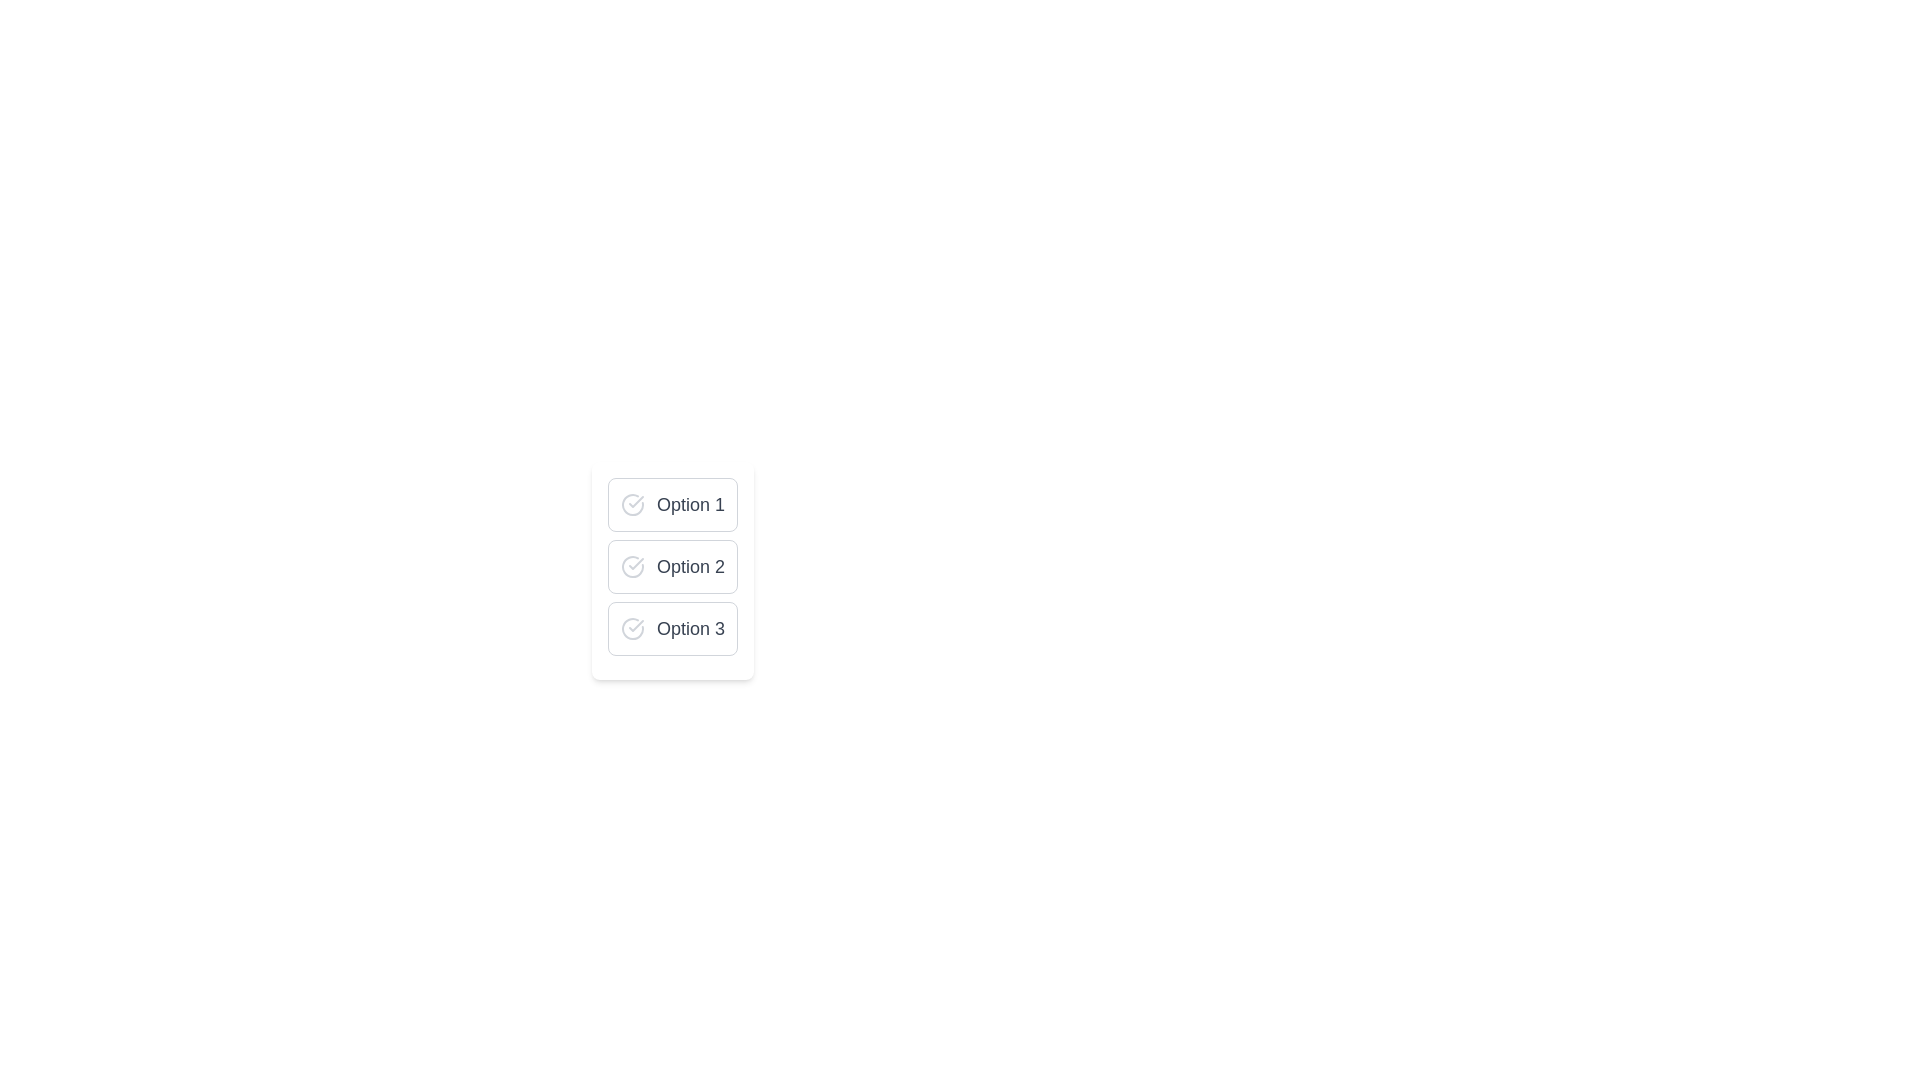  Describe the element at coordinates (632, 504) in the screenshot. I see `the surrounding option row by clicking on the circular gray icon with a checkmark inside, which is the first icon on the left of 'Option 1'` at that location.